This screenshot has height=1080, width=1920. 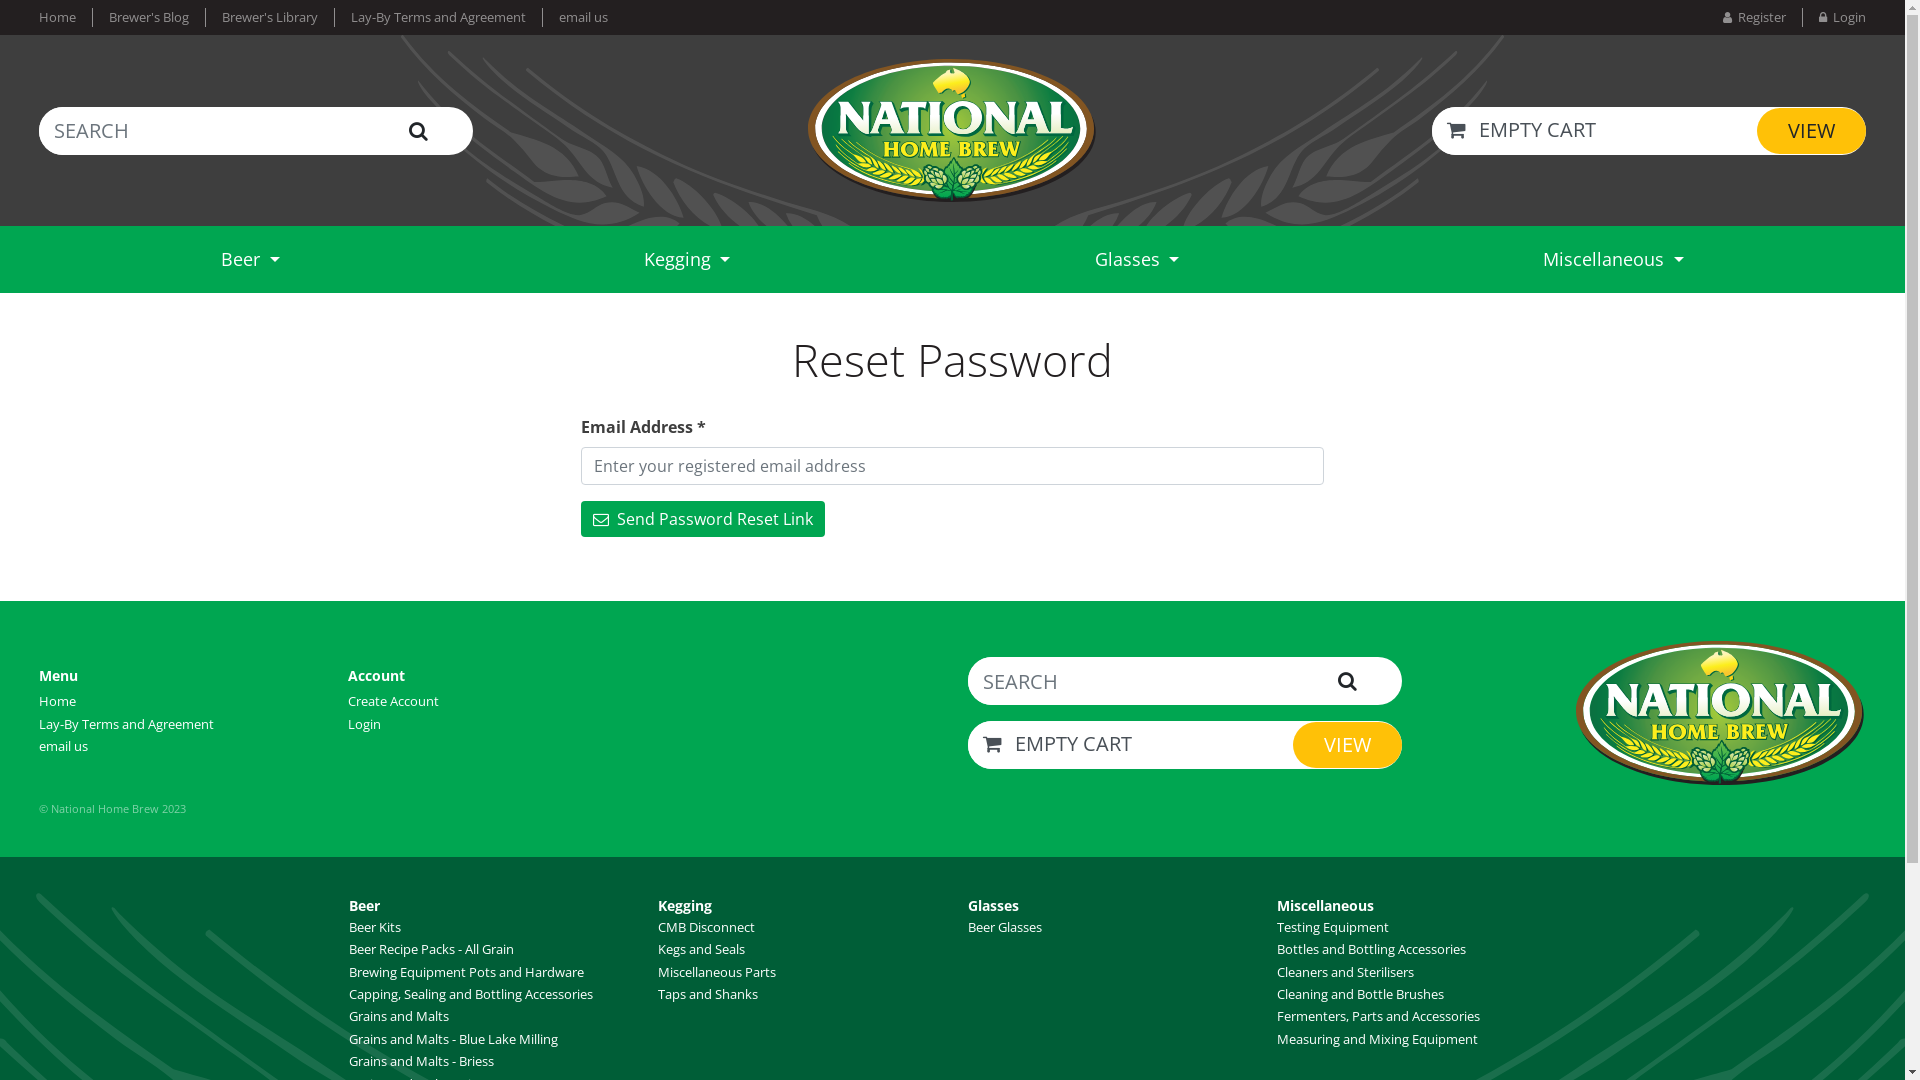 What do you see at coordinates (349, 905) in the screenshot?
I see `'Beer'` at bounding box center [349, 905].